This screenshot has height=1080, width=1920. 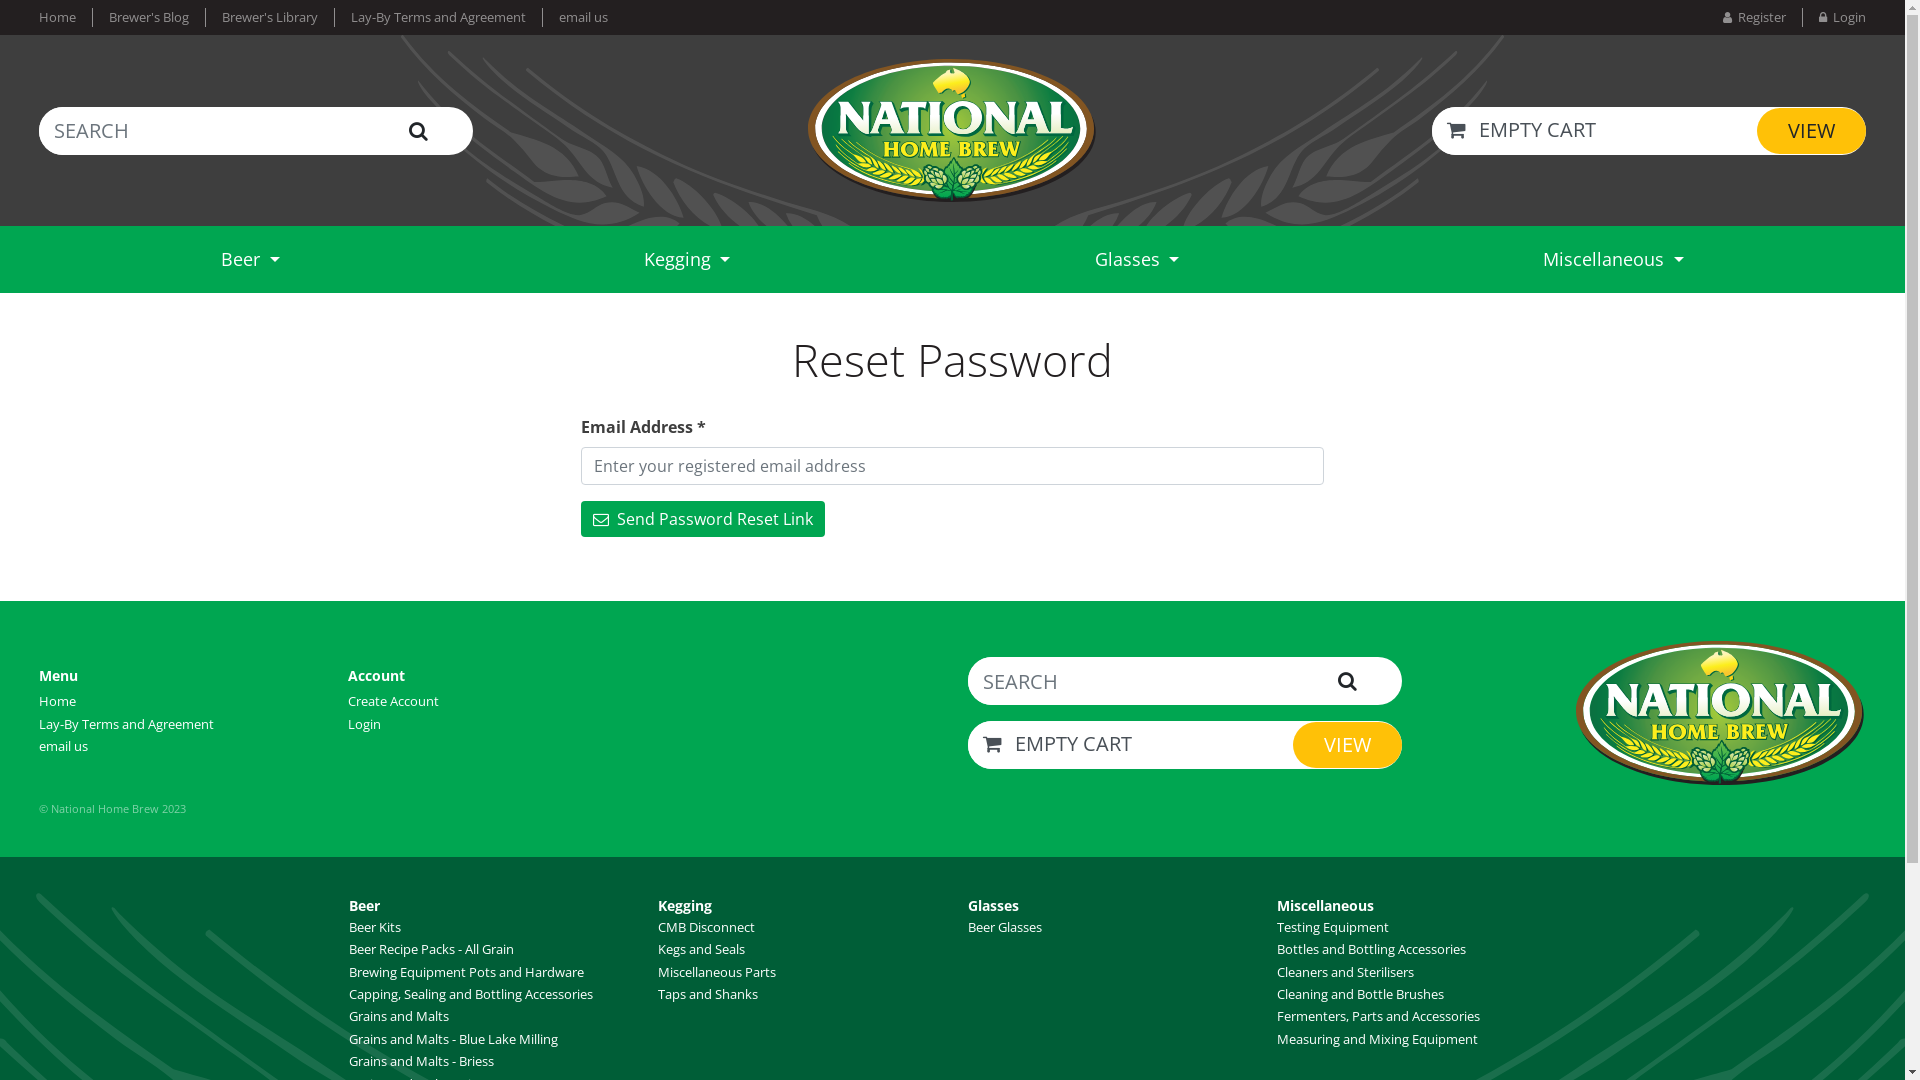 What do you see at coordinates (349, 905) in the screenshot?
I see `'Beer'` at bounding box center [349, 905].